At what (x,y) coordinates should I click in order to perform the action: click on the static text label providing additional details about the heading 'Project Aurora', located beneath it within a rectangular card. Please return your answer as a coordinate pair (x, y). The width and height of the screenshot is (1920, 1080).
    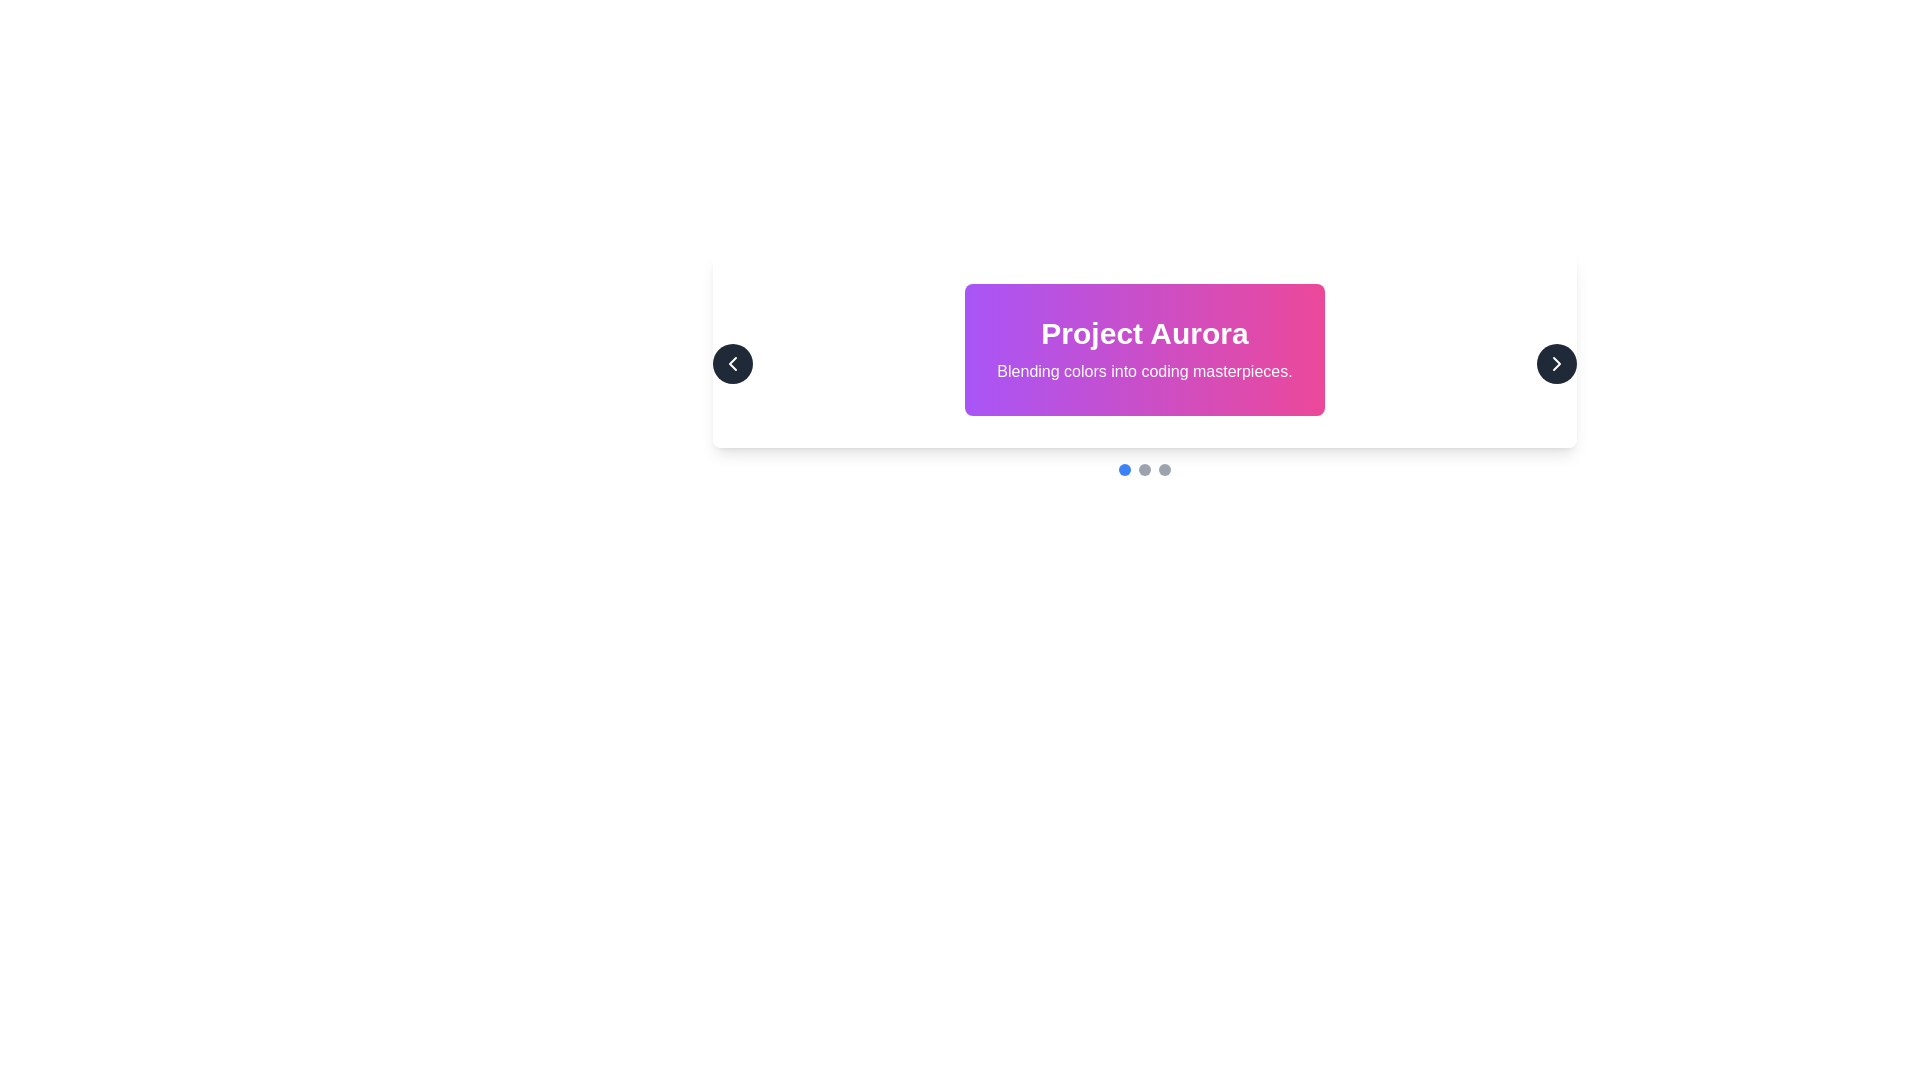
    Looking at the image, I should click on (1145, 371).